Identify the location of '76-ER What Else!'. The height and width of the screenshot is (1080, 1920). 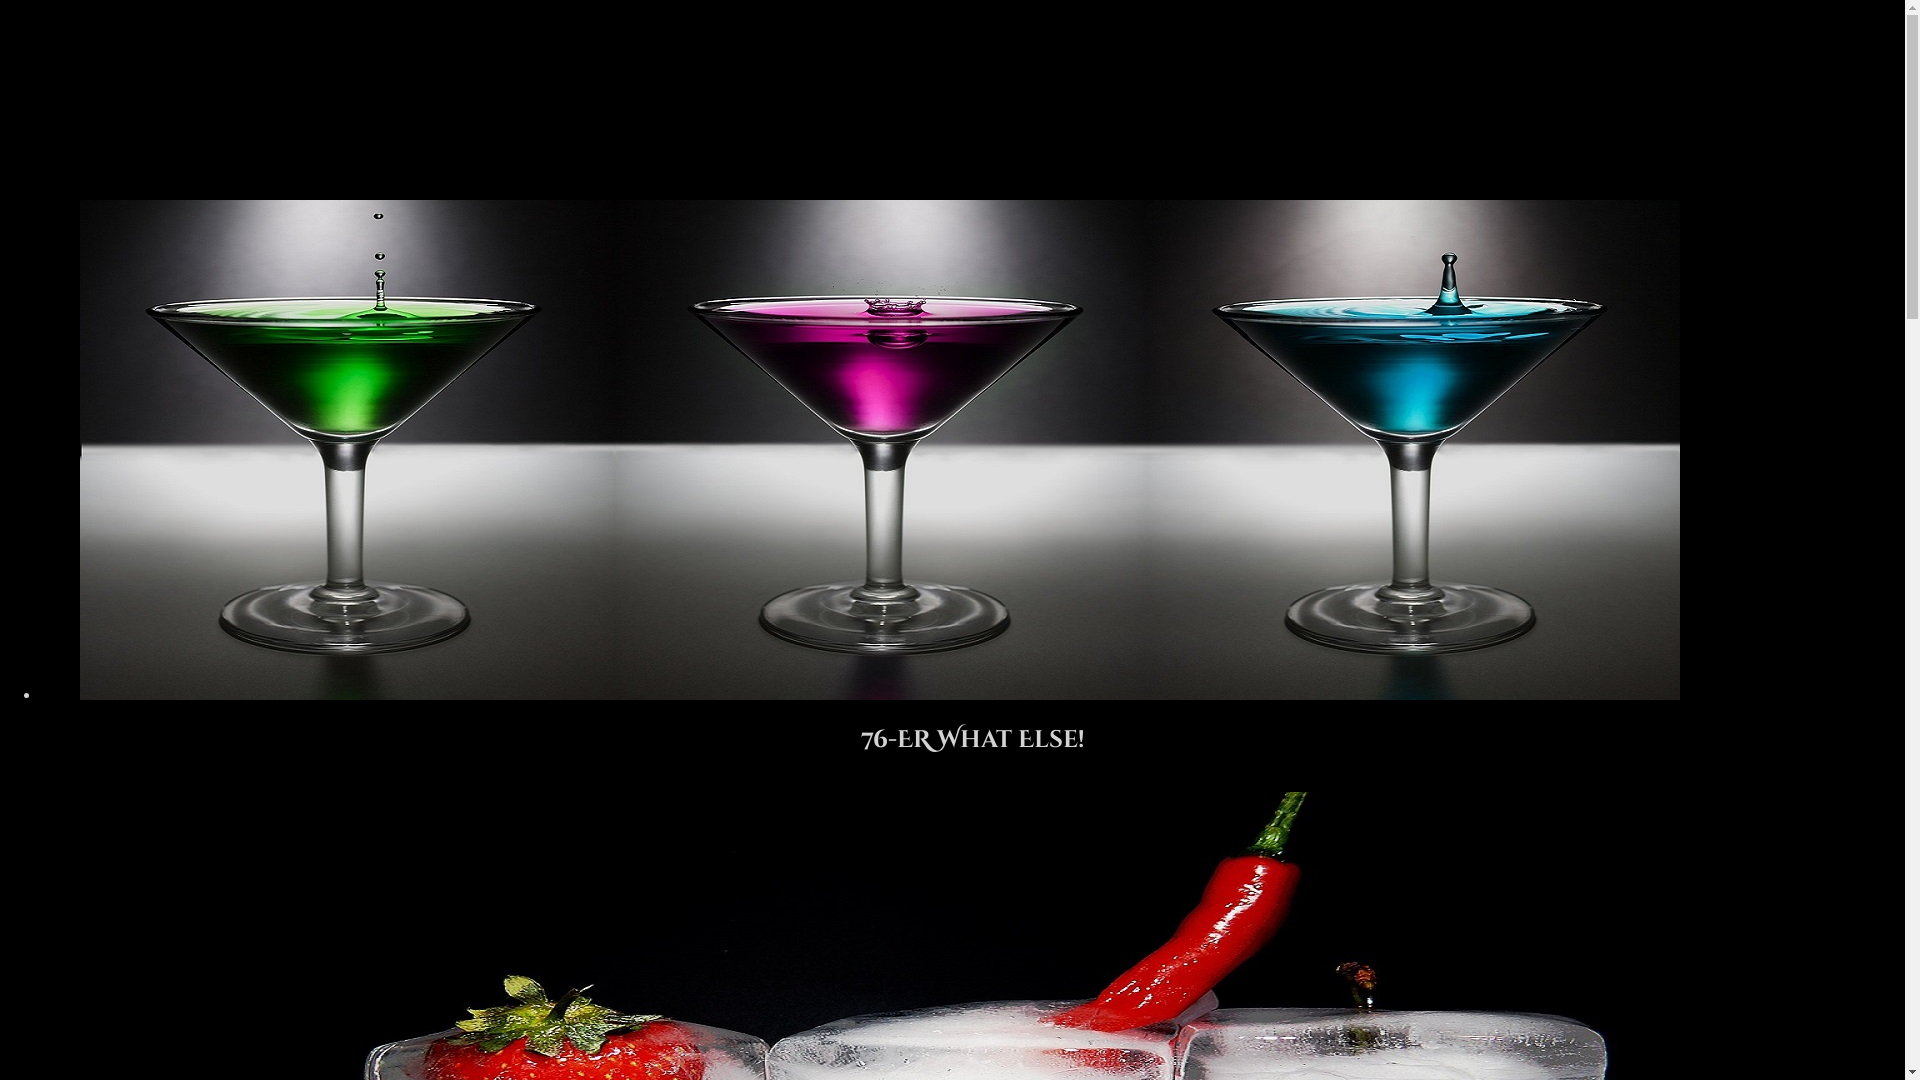
(972, 731).